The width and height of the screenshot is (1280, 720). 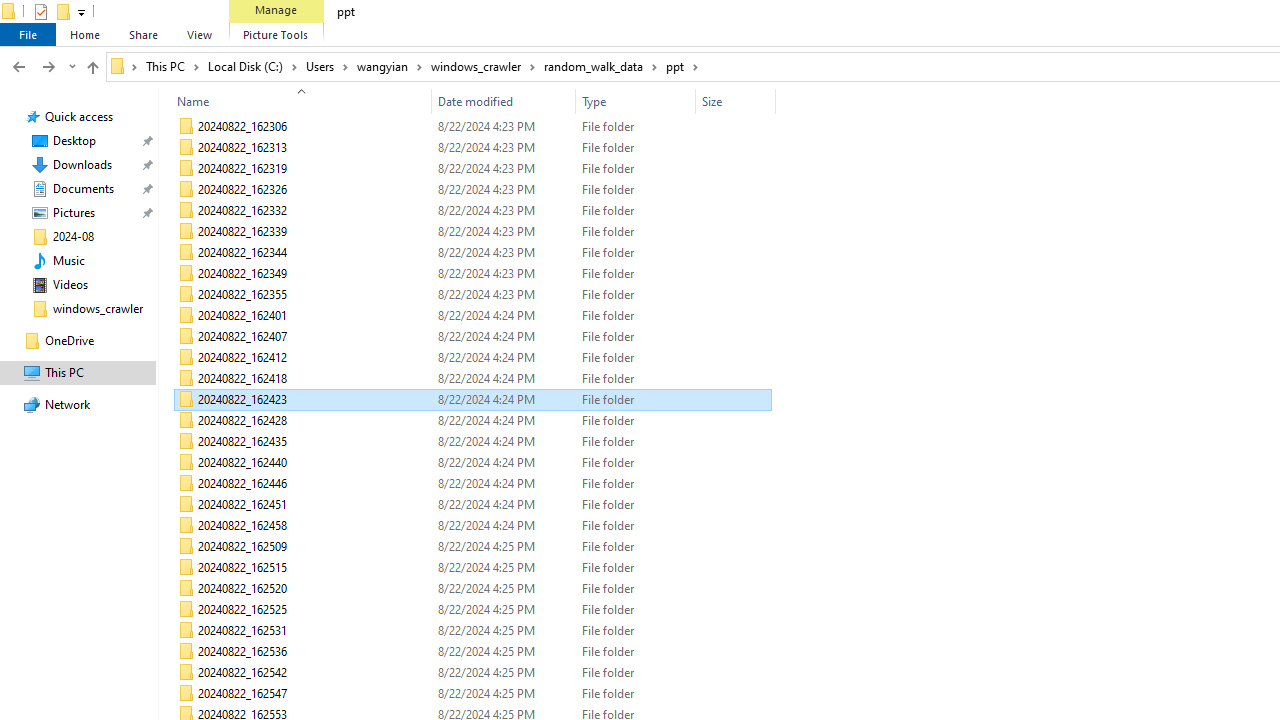 I want to click on 'Filter dropdown', so click(x=766, y=101).